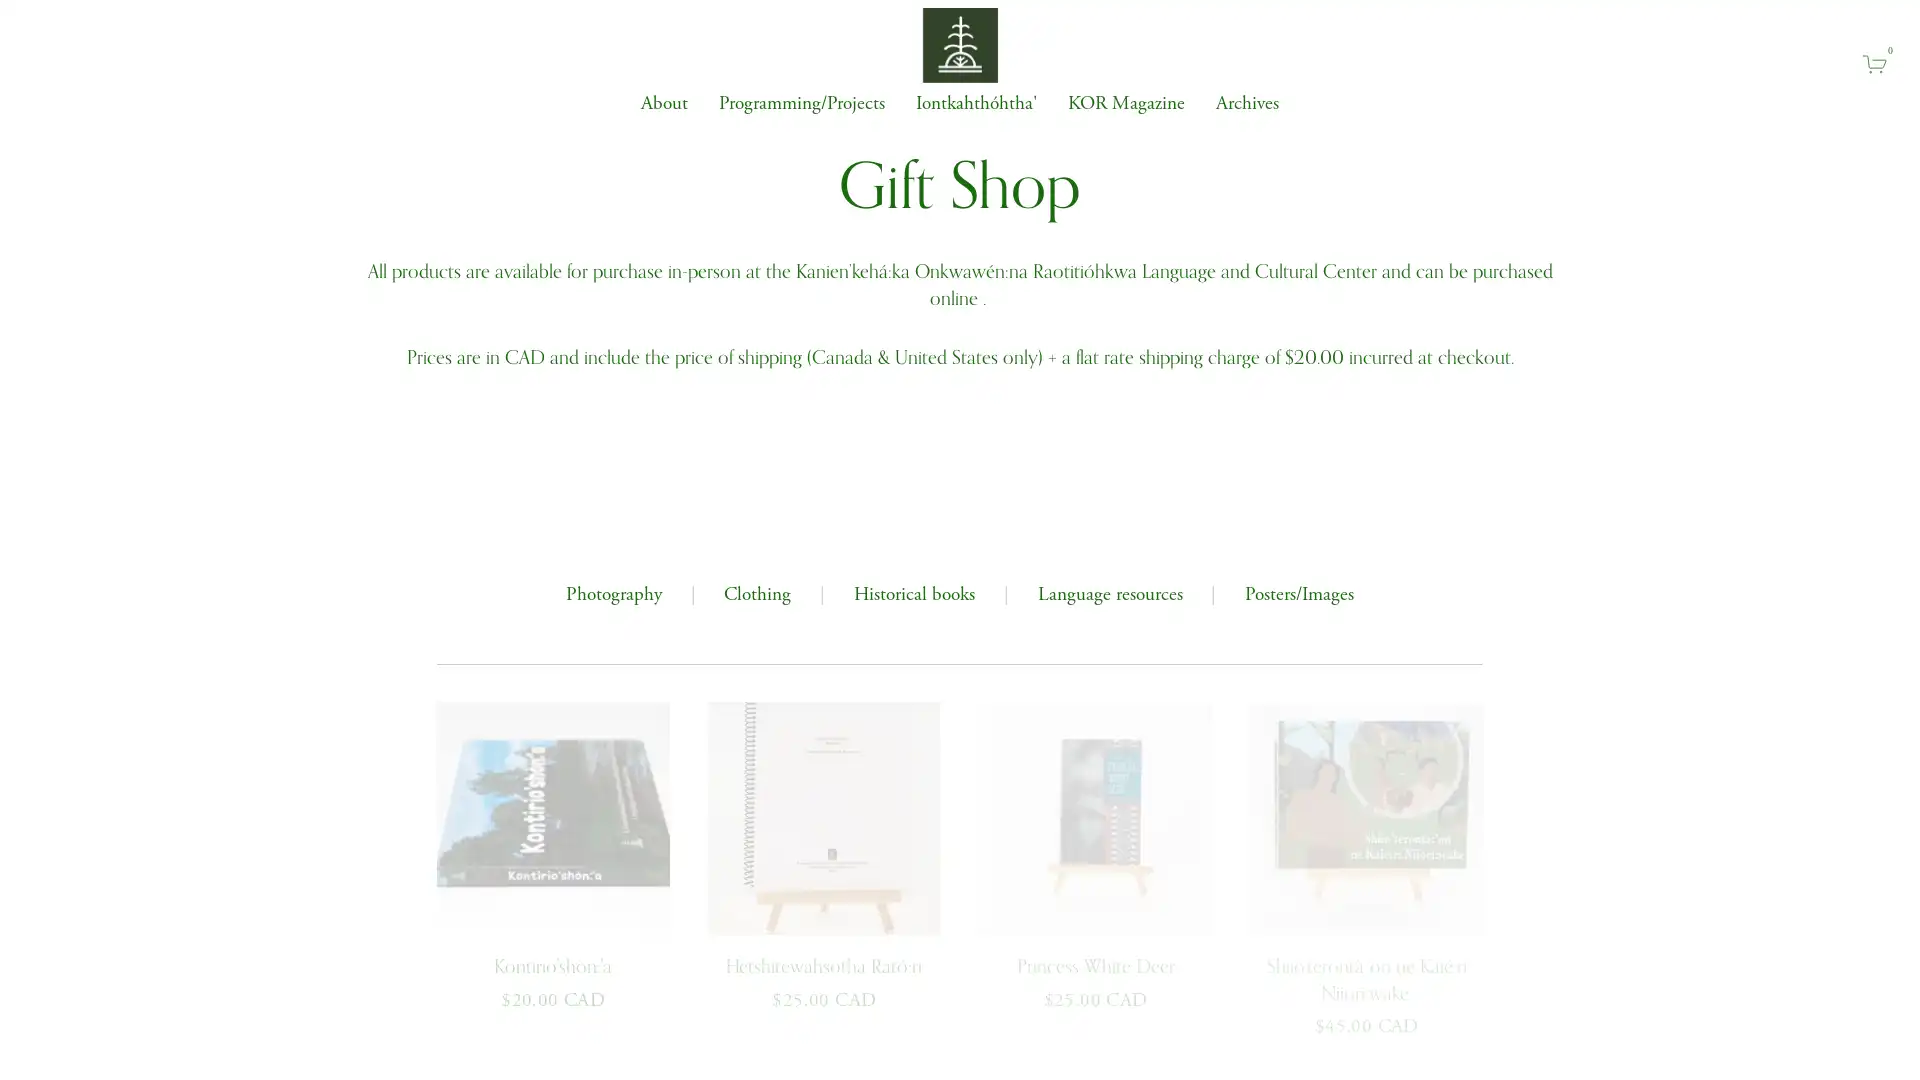  I want to click on QUICK VIEW, so click(824, 840).